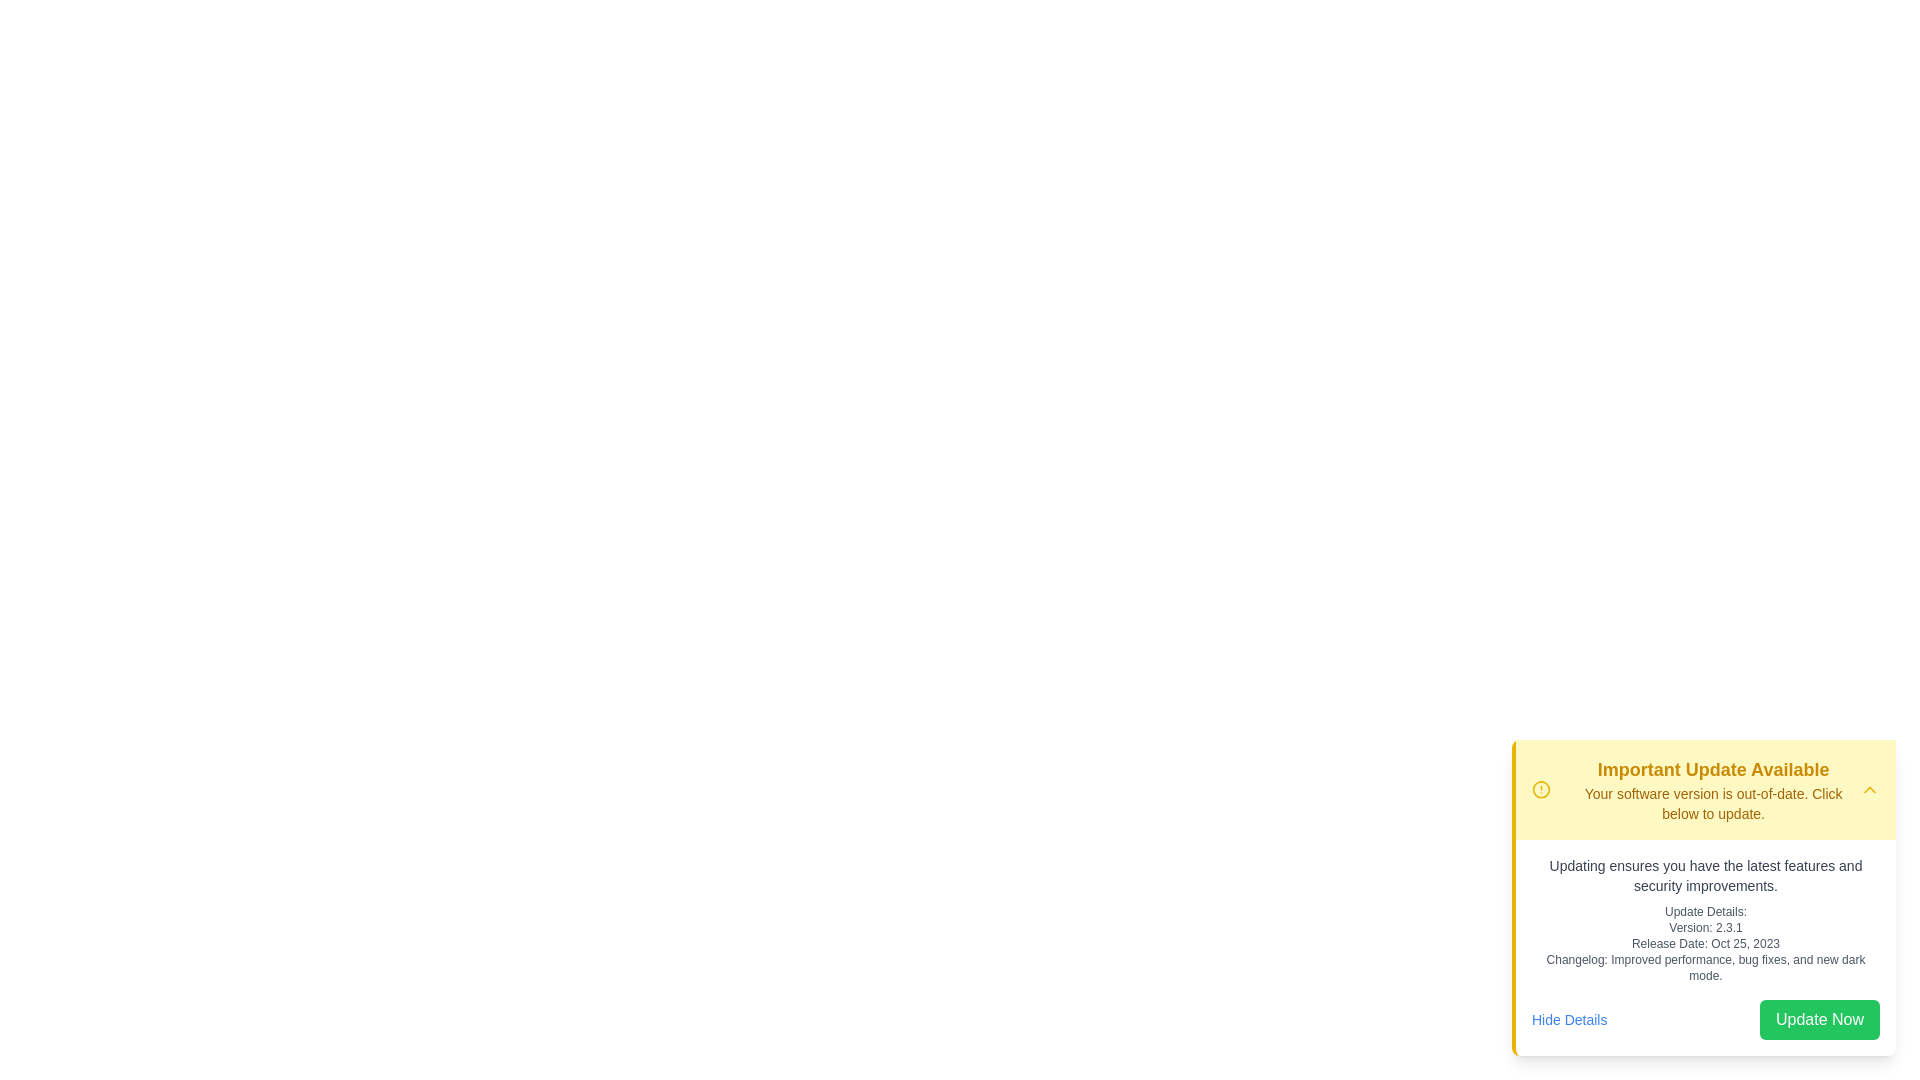 Image resolution: width=1920 pixels, height=1080 pixels. Describe the element at coordinates (1712, 769) in the screenshot. I see `the text element displaying 'Important Update Available' which is bold and yellow, located at the top of a notification box` at that location.